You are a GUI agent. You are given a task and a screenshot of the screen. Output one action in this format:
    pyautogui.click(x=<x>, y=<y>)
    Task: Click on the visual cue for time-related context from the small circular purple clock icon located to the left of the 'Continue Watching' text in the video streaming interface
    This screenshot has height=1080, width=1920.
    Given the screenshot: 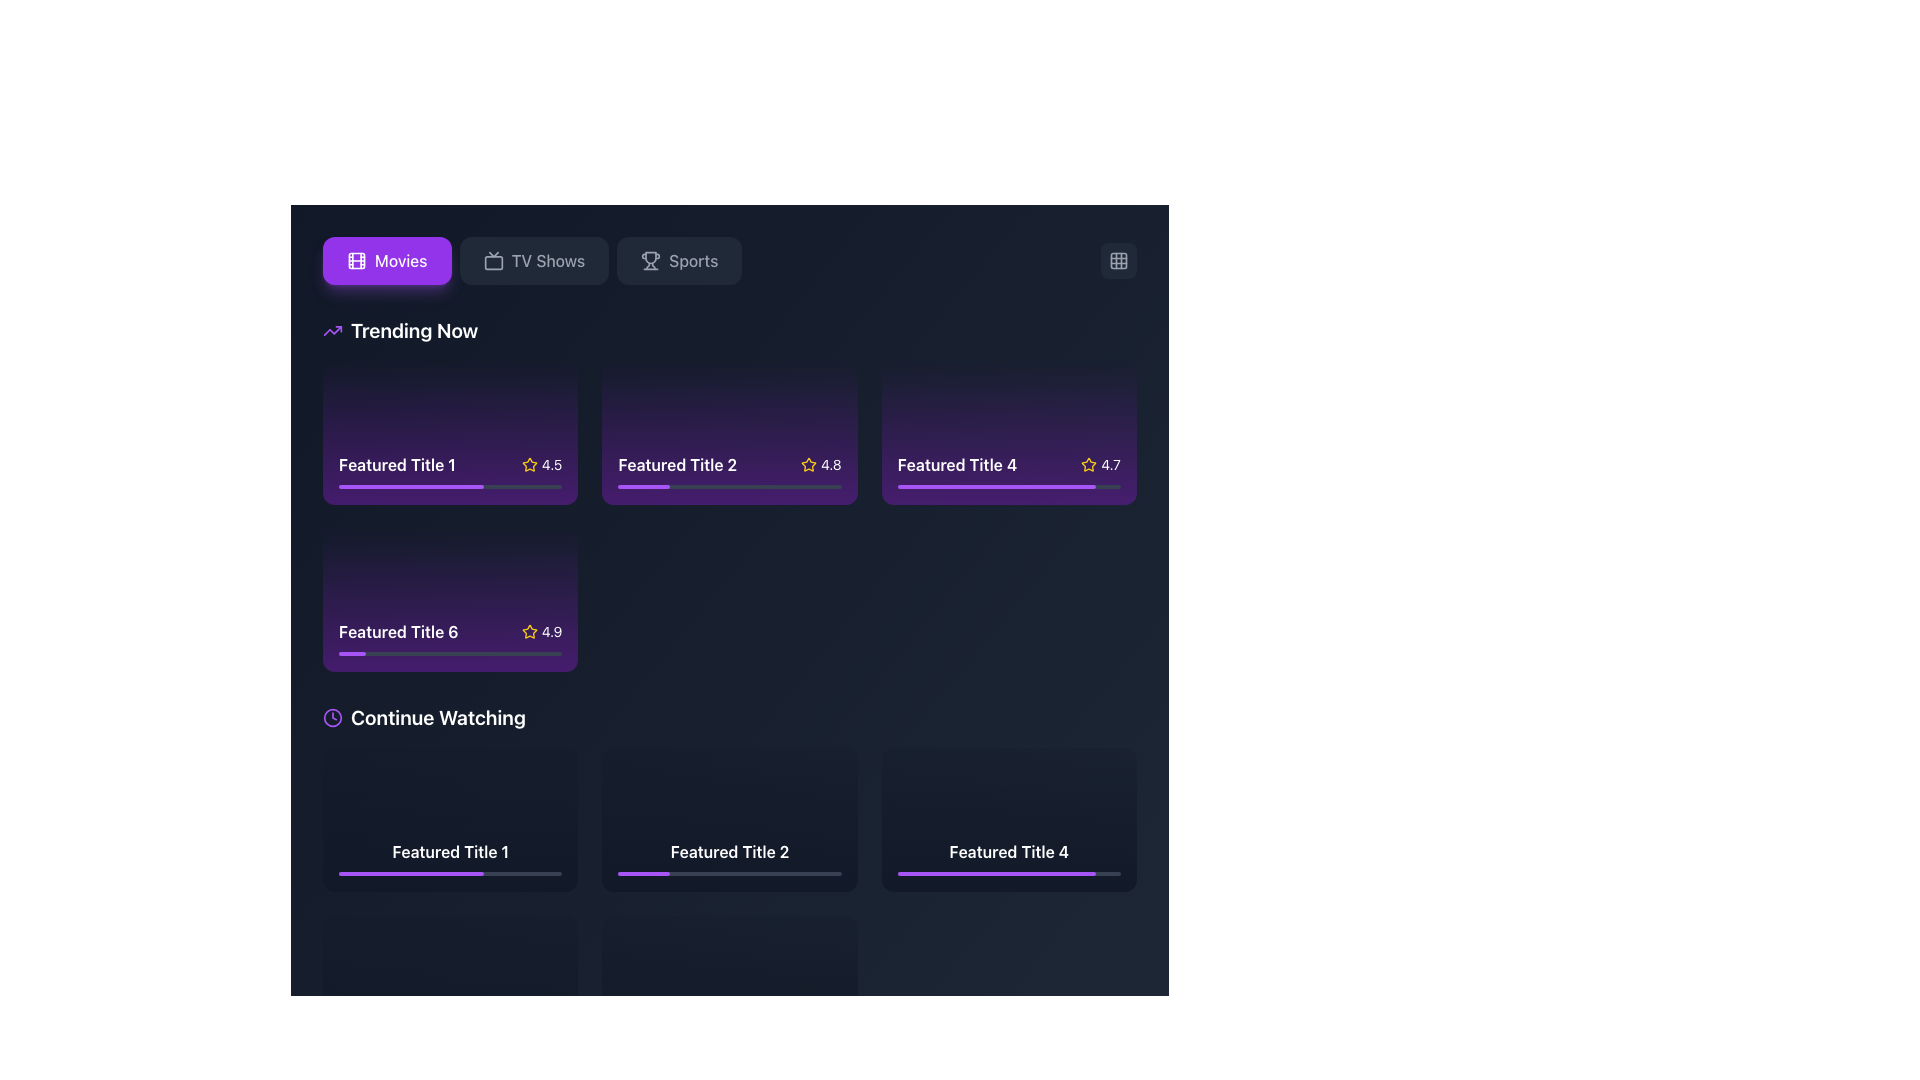 What is the action you would take?
    pyautogui.click(x=332, y=716)
    